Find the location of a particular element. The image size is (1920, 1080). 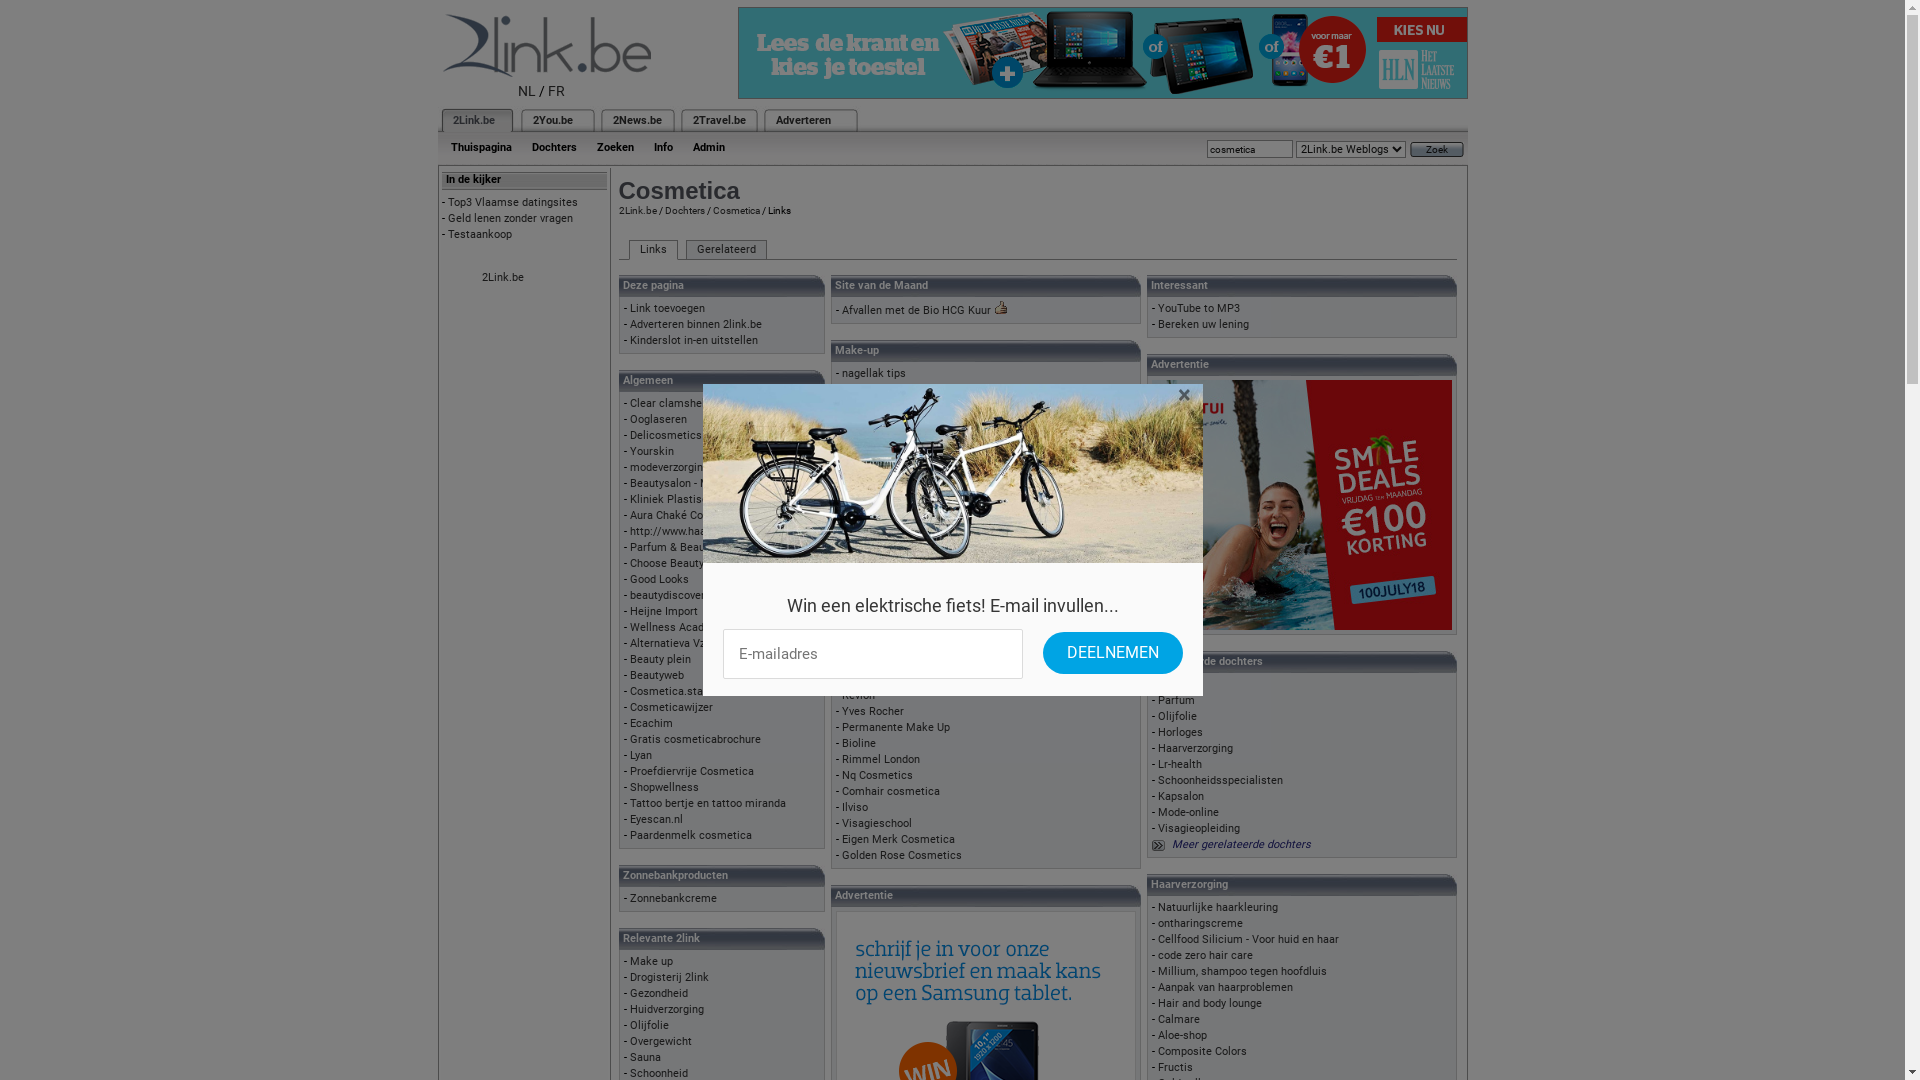

'Kliniek Plastische Chirurgie' is located at coordinates (699, 498).